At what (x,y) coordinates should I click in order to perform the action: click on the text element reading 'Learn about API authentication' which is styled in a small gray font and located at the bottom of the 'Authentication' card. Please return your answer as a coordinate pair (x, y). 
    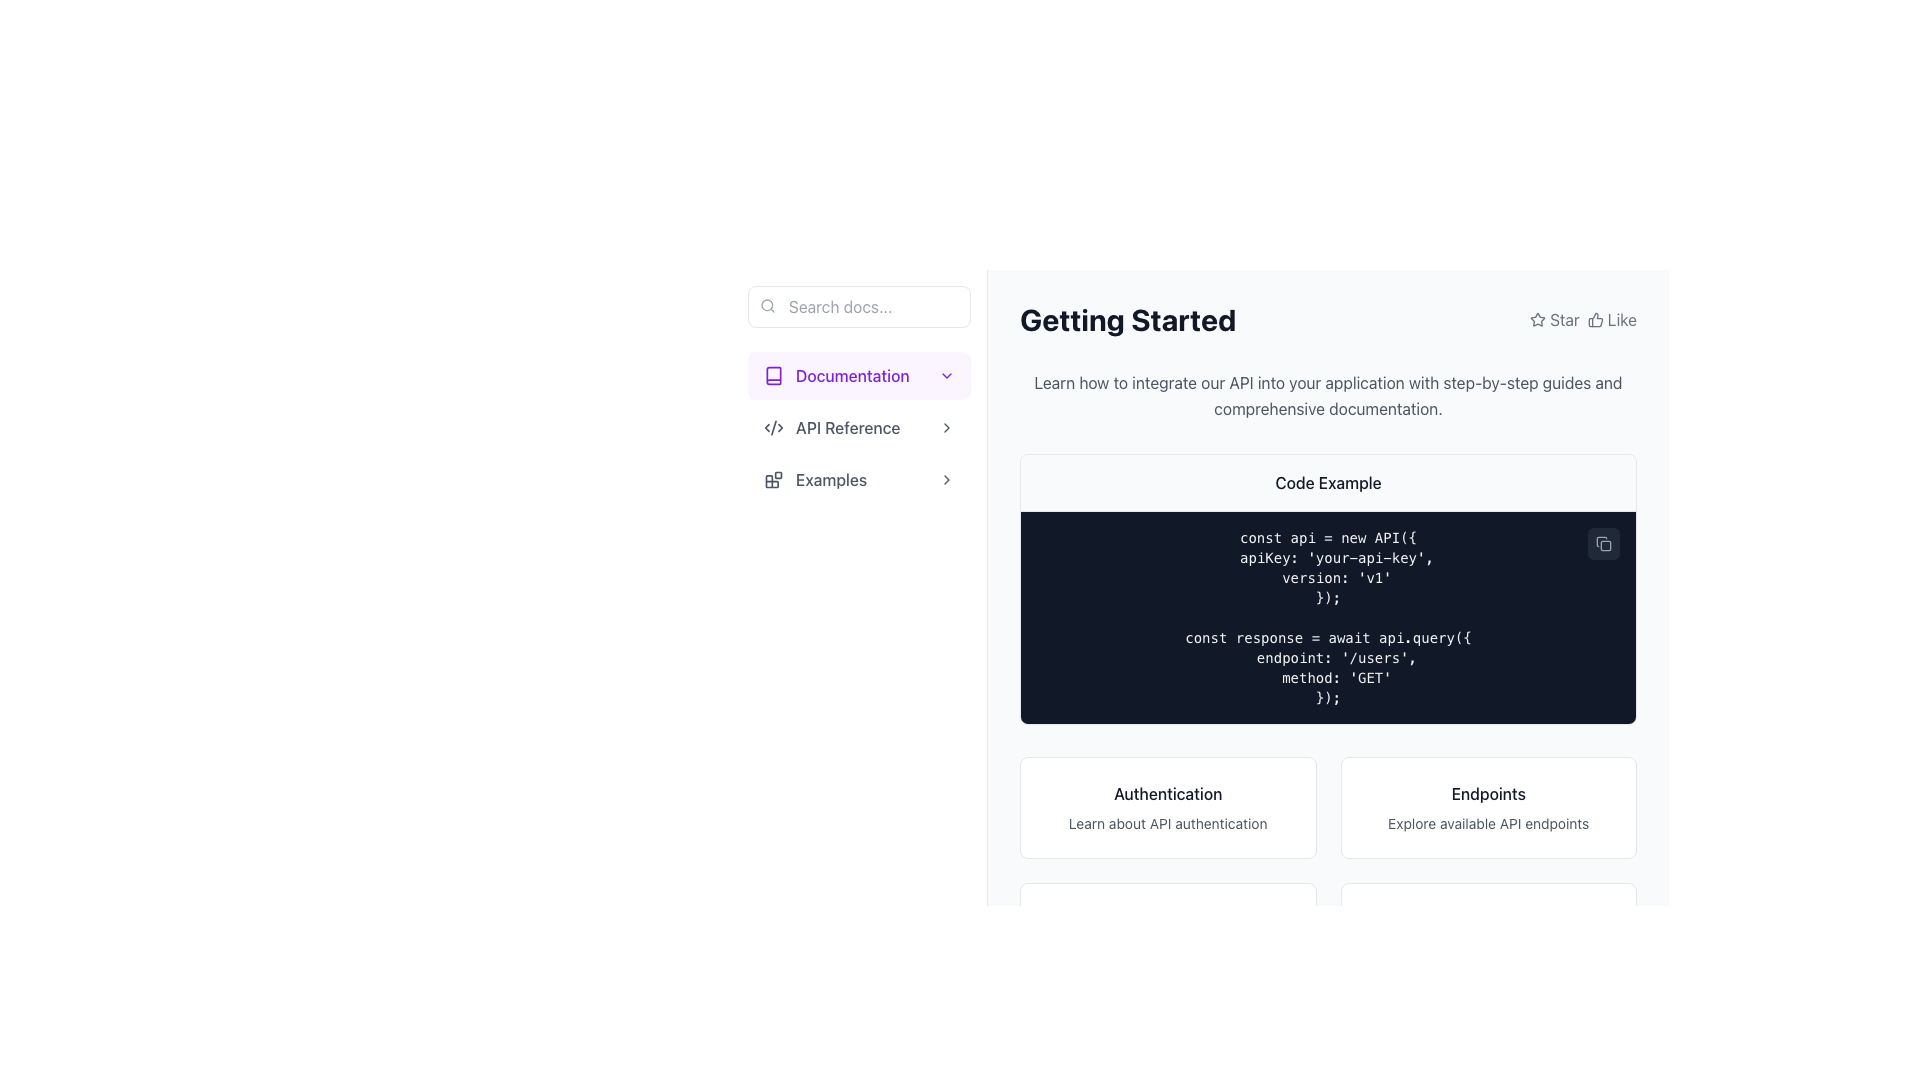
    Looking at the image, I should click on (1168, 824).